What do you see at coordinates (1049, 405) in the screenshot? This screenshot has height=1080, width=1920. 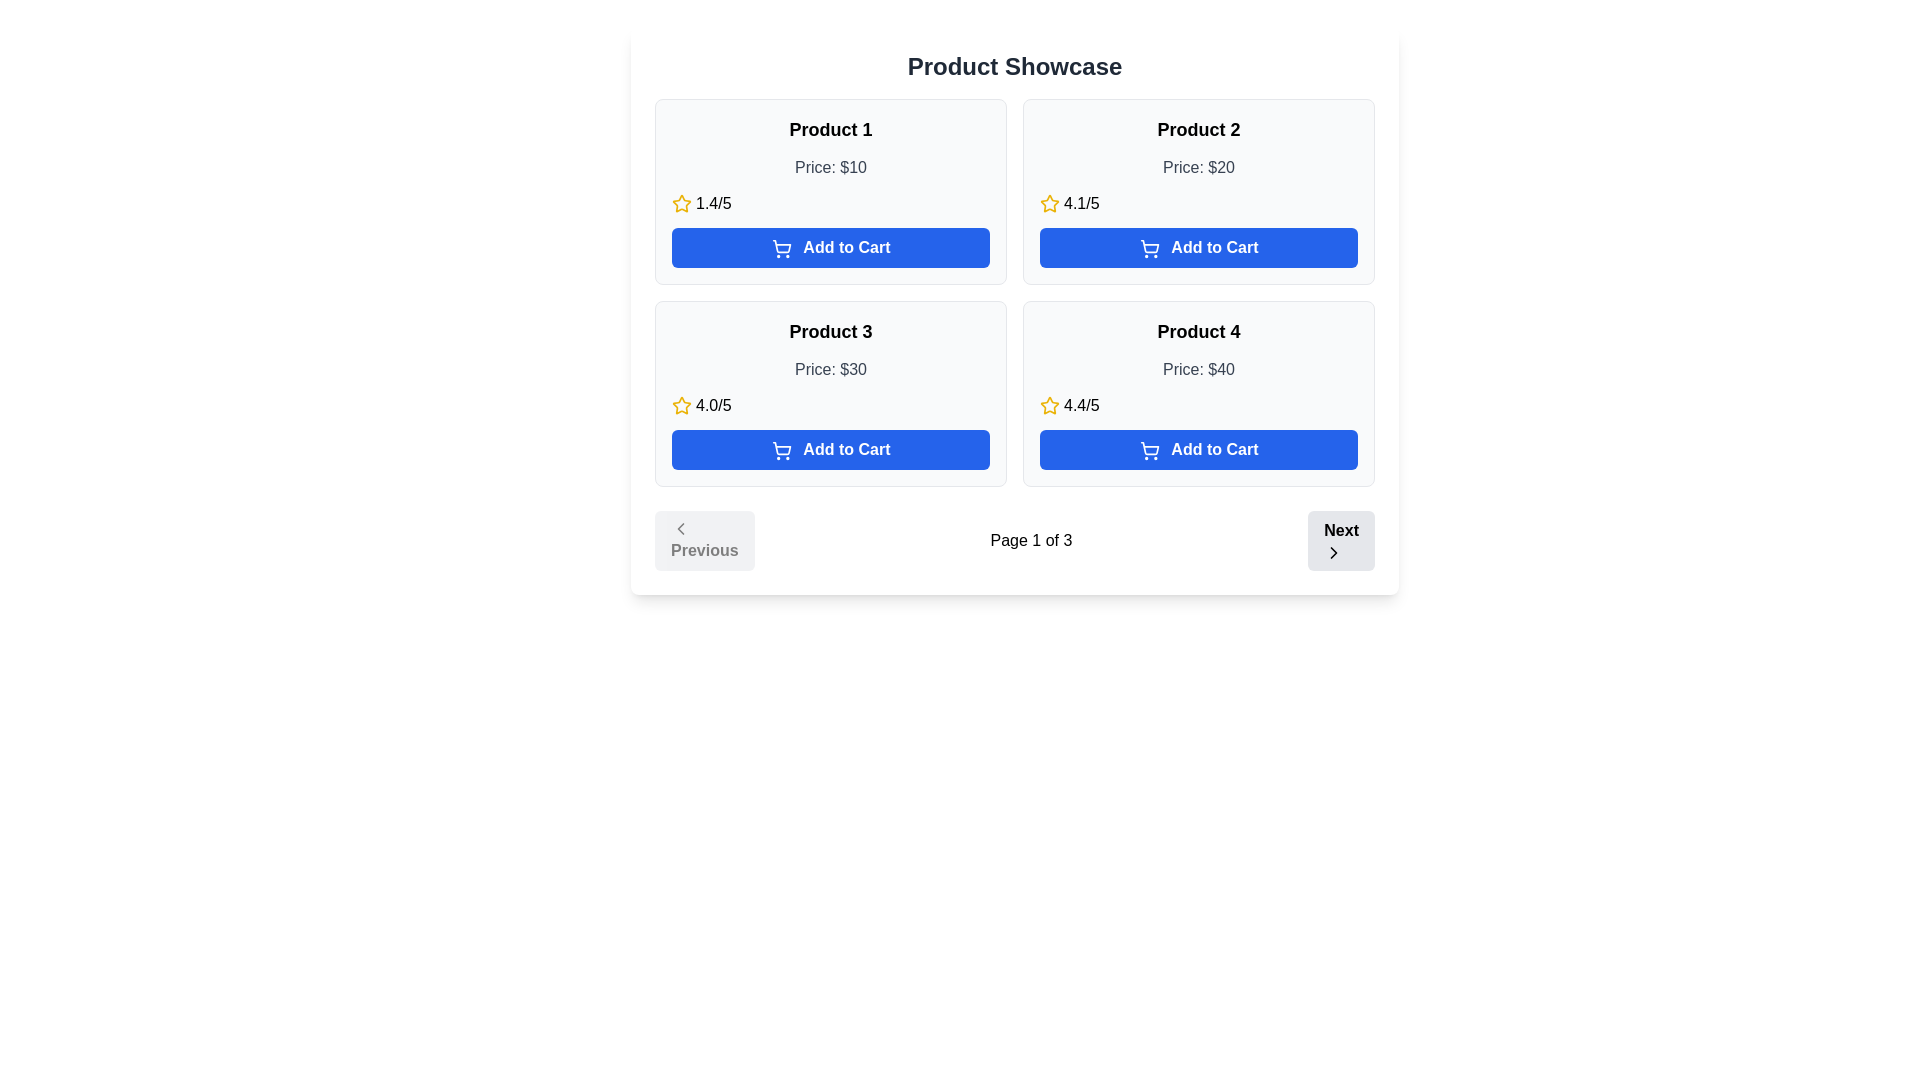 I see `the star icon representing the product rating located at the top-left corner of the 'Product 4' card, next to the numeric rating (4.4/5), passively` at bounding box center [1049, 405].